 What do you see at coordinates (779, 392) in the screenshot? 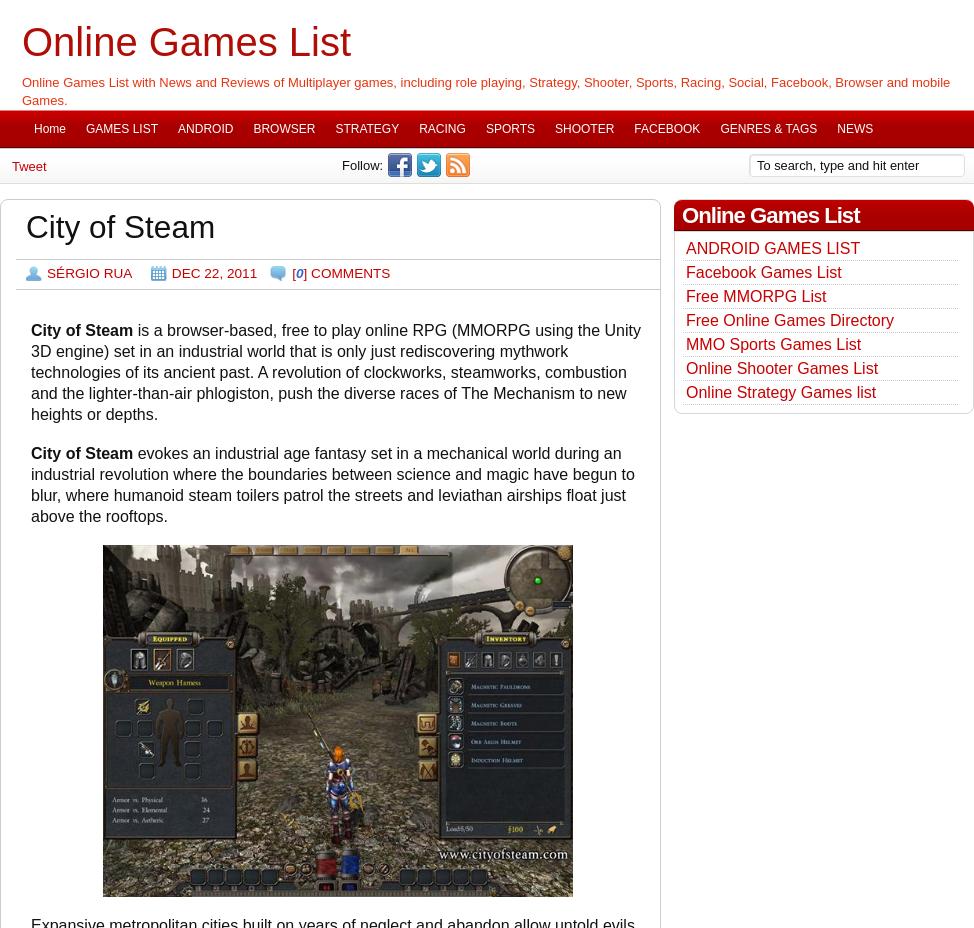
I see `'Online Strategy Games list'` at bounding box center [779, 392].